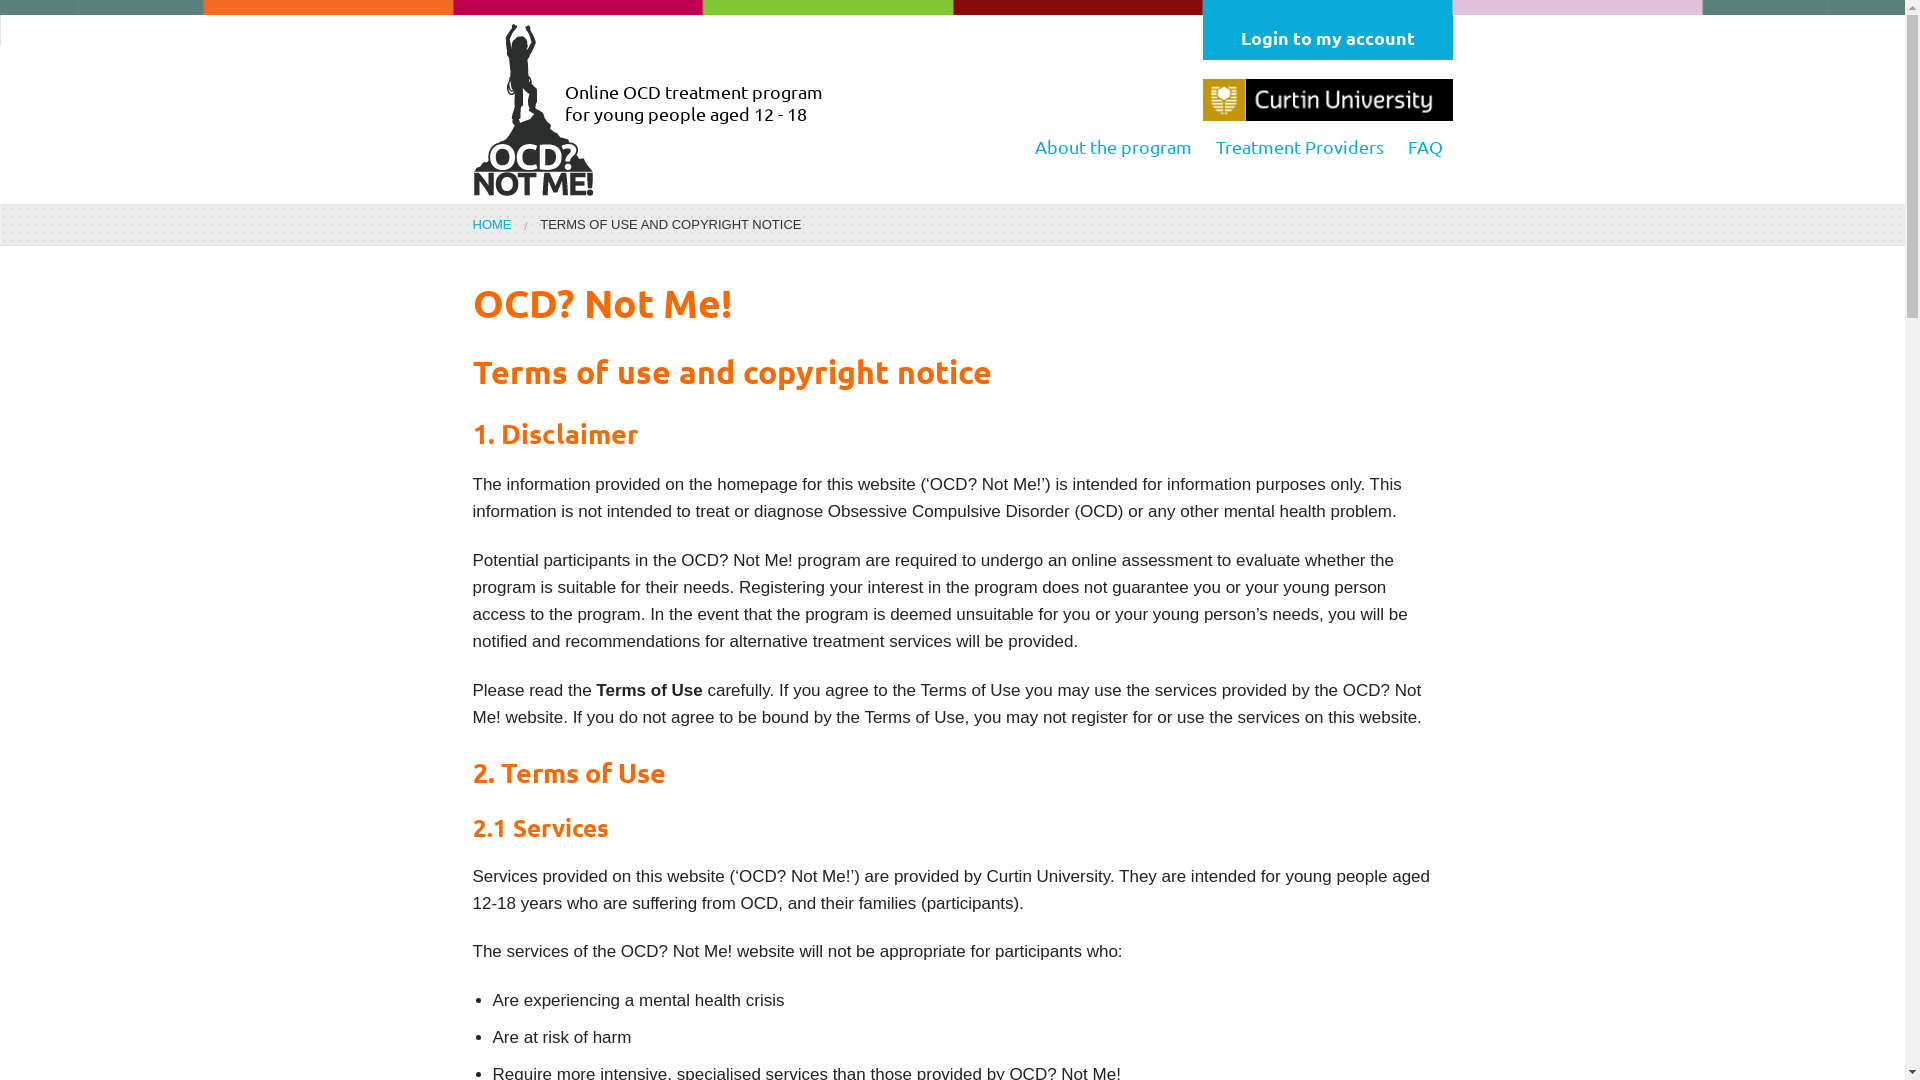 Image resolution: width=1920 pixels, height=1080 pixels. Describe the element at coordinates (670, 224) in the screenshot. I see `'TERMS OF USE AND COPYRIGHT NOTICE'` at that location.